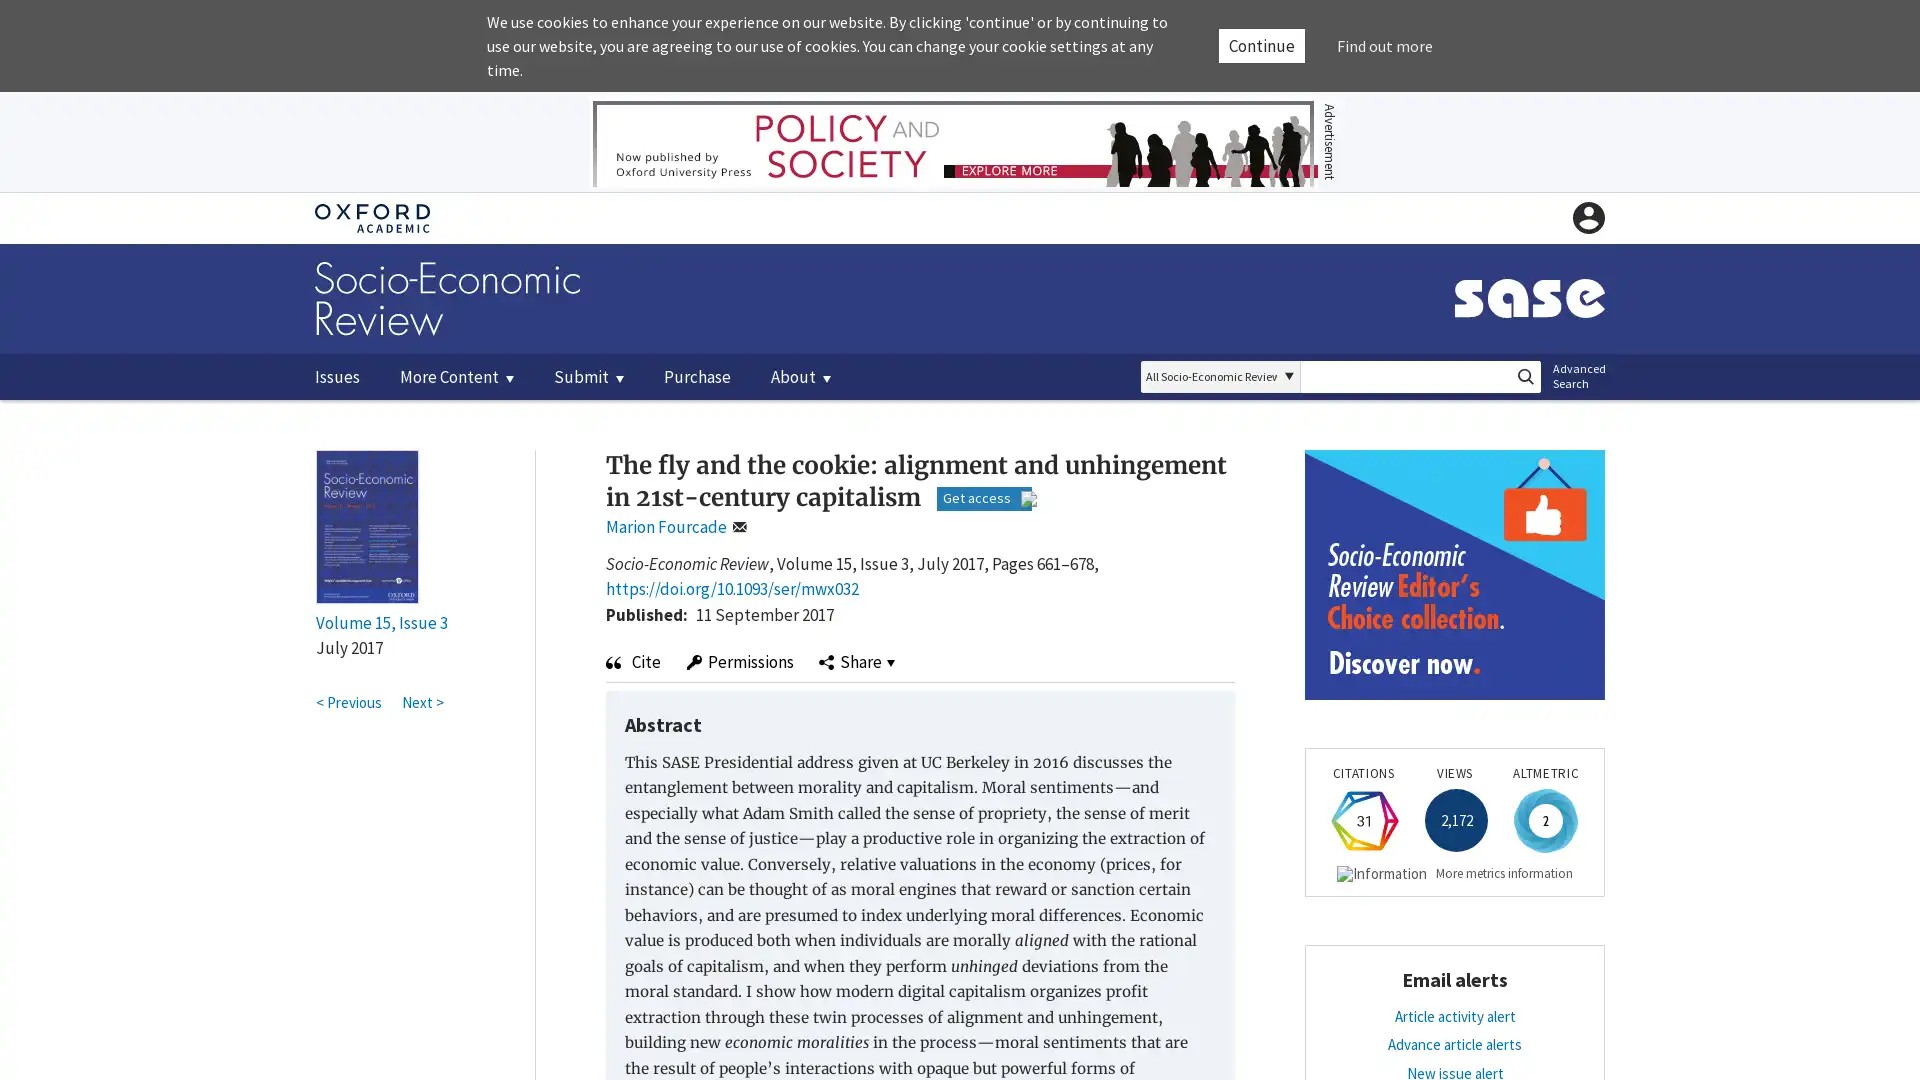  What do you see at coordinates (1454, 1028) in the screenshot?
I see `Article activity alert` at bounding box center [1454, 1028].